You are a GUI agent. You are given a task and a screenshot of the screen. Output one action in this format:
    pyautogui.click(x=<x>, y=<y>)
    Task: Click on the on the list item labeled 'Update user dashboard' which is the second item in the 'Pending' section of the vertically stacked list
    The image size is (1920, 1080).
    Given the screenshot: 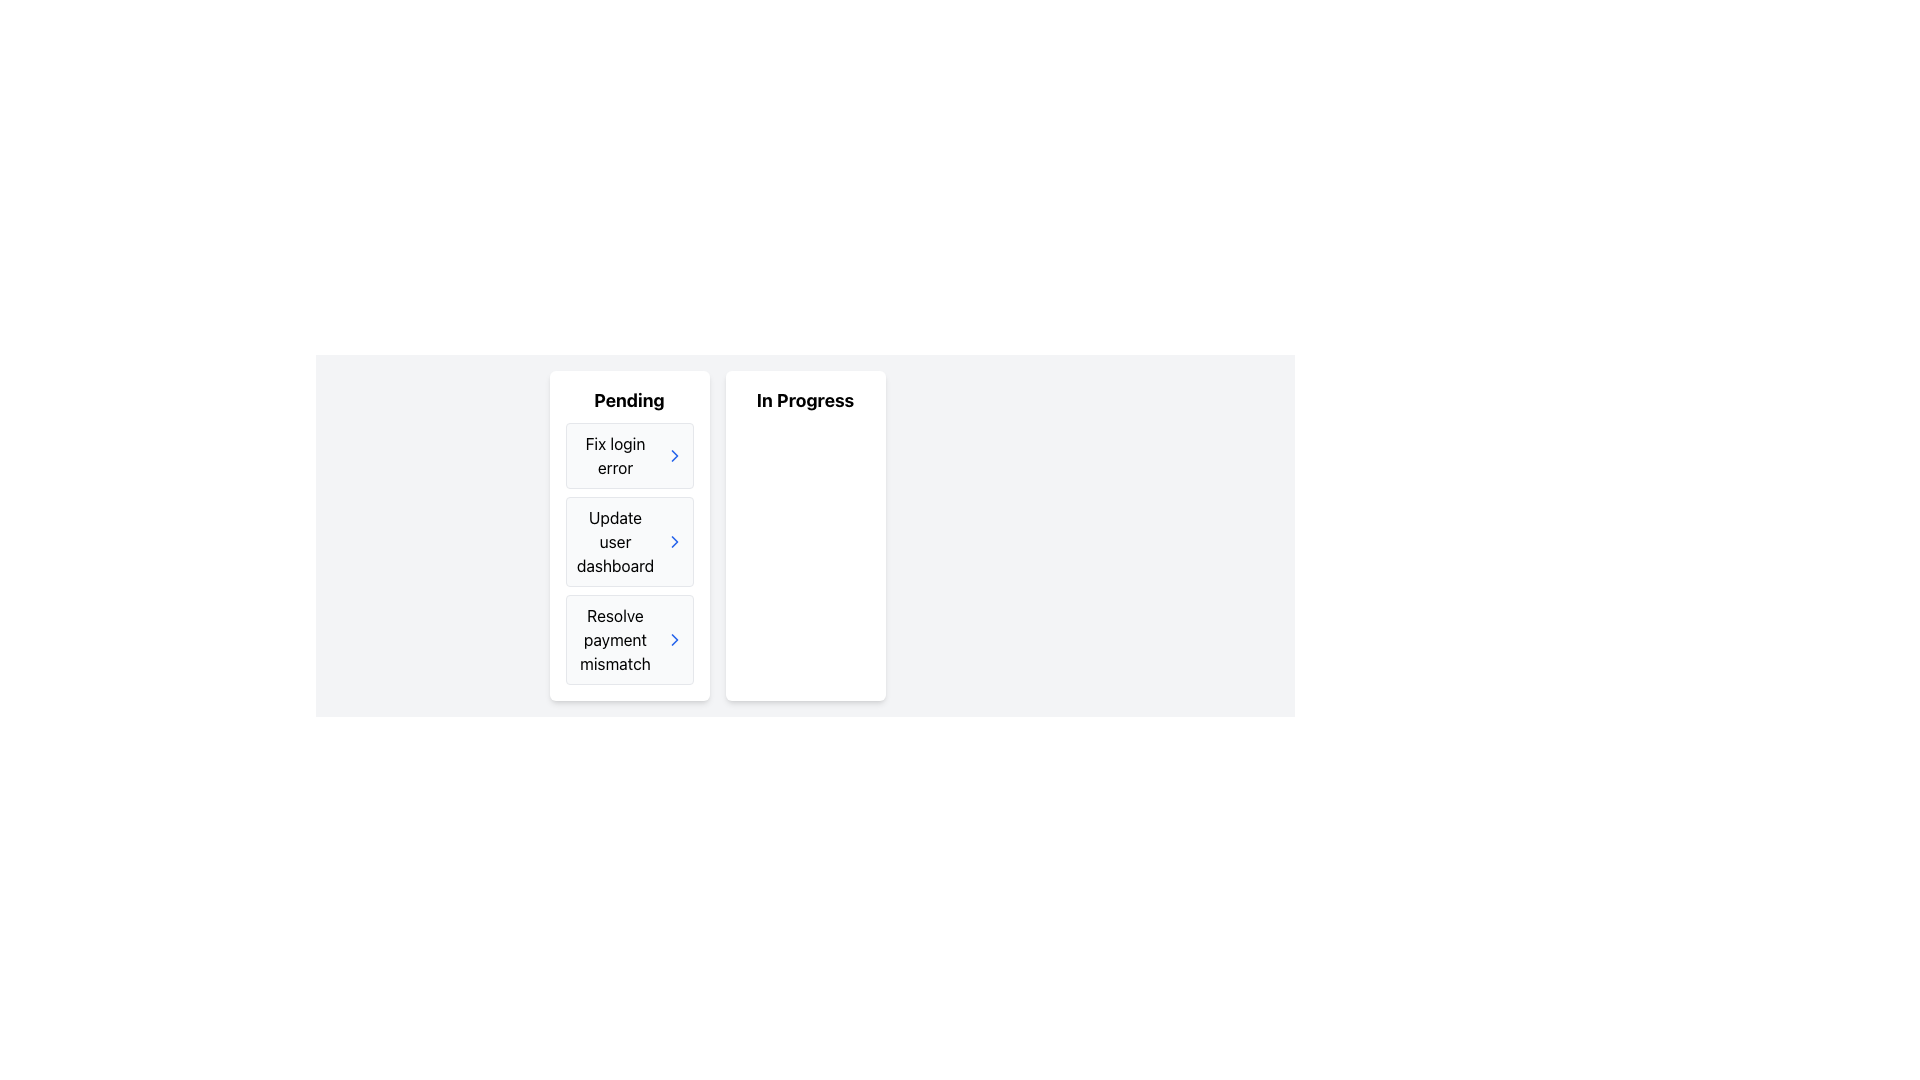 What is the action you would take?
    pyautogui.click(x=628, y=554)
    